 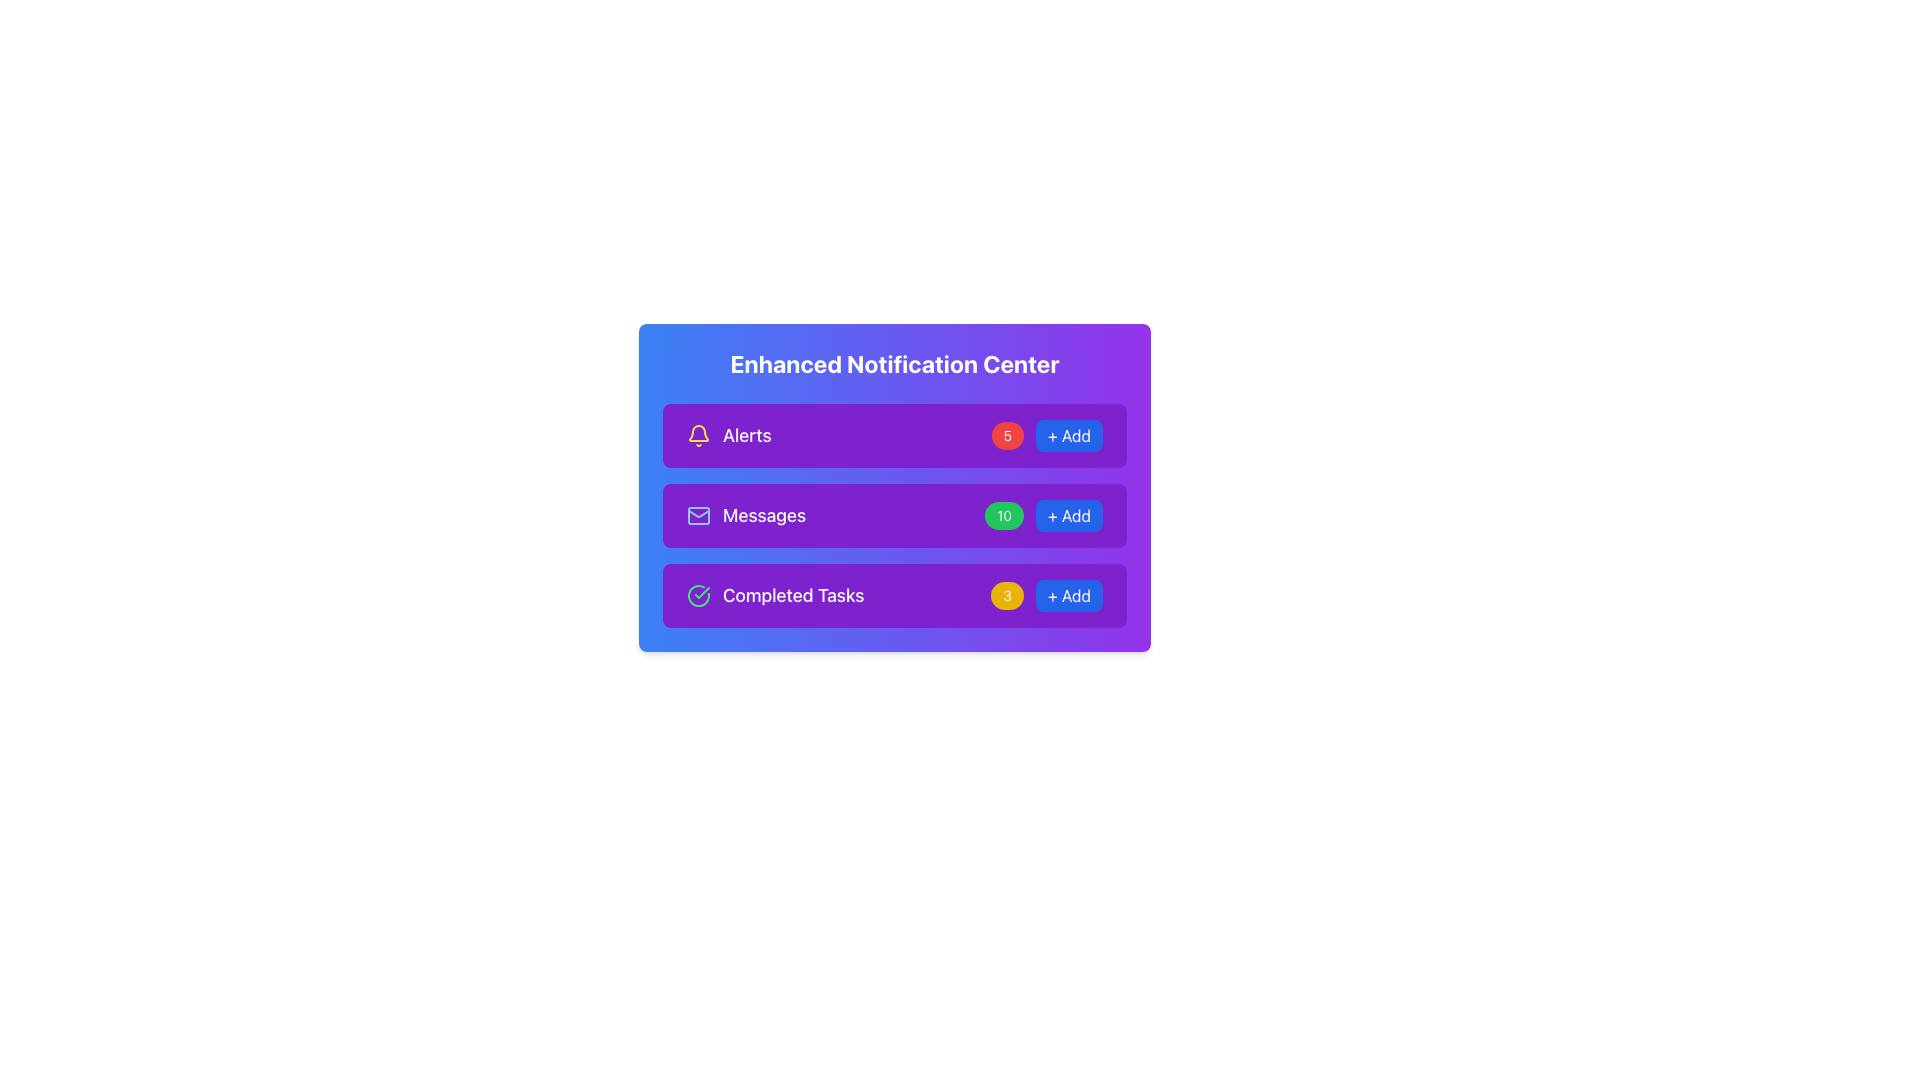 What do you see at coordinates (792, 595) in the screenshot?
I see `the 'Completed Tasks' text label, which serves as a descriptive label for the notifications associated with completed tasks, positioned to the right of a green checkmark icon` at bounding box center [792, 595].